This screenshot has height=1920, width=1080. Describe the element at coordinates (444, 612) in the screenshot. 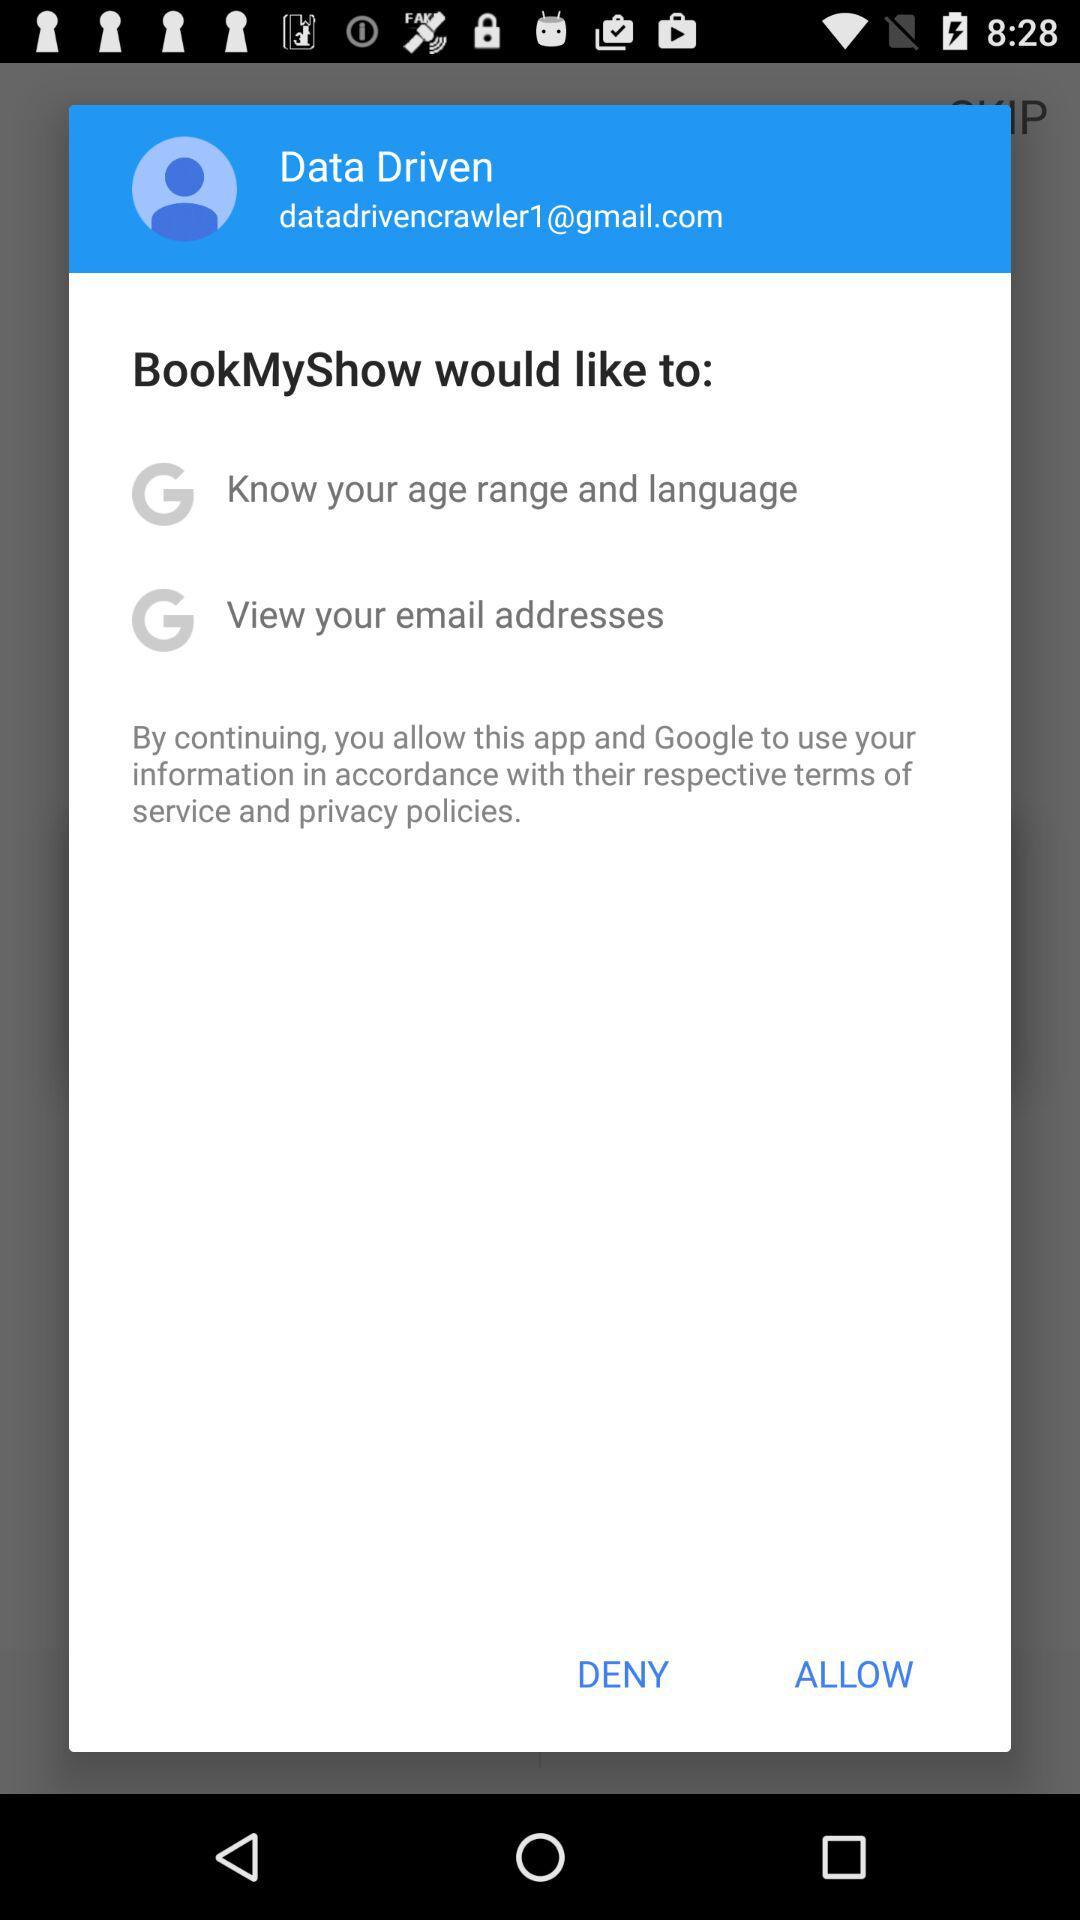

I see `the item above the by continuing you icon` at that location.